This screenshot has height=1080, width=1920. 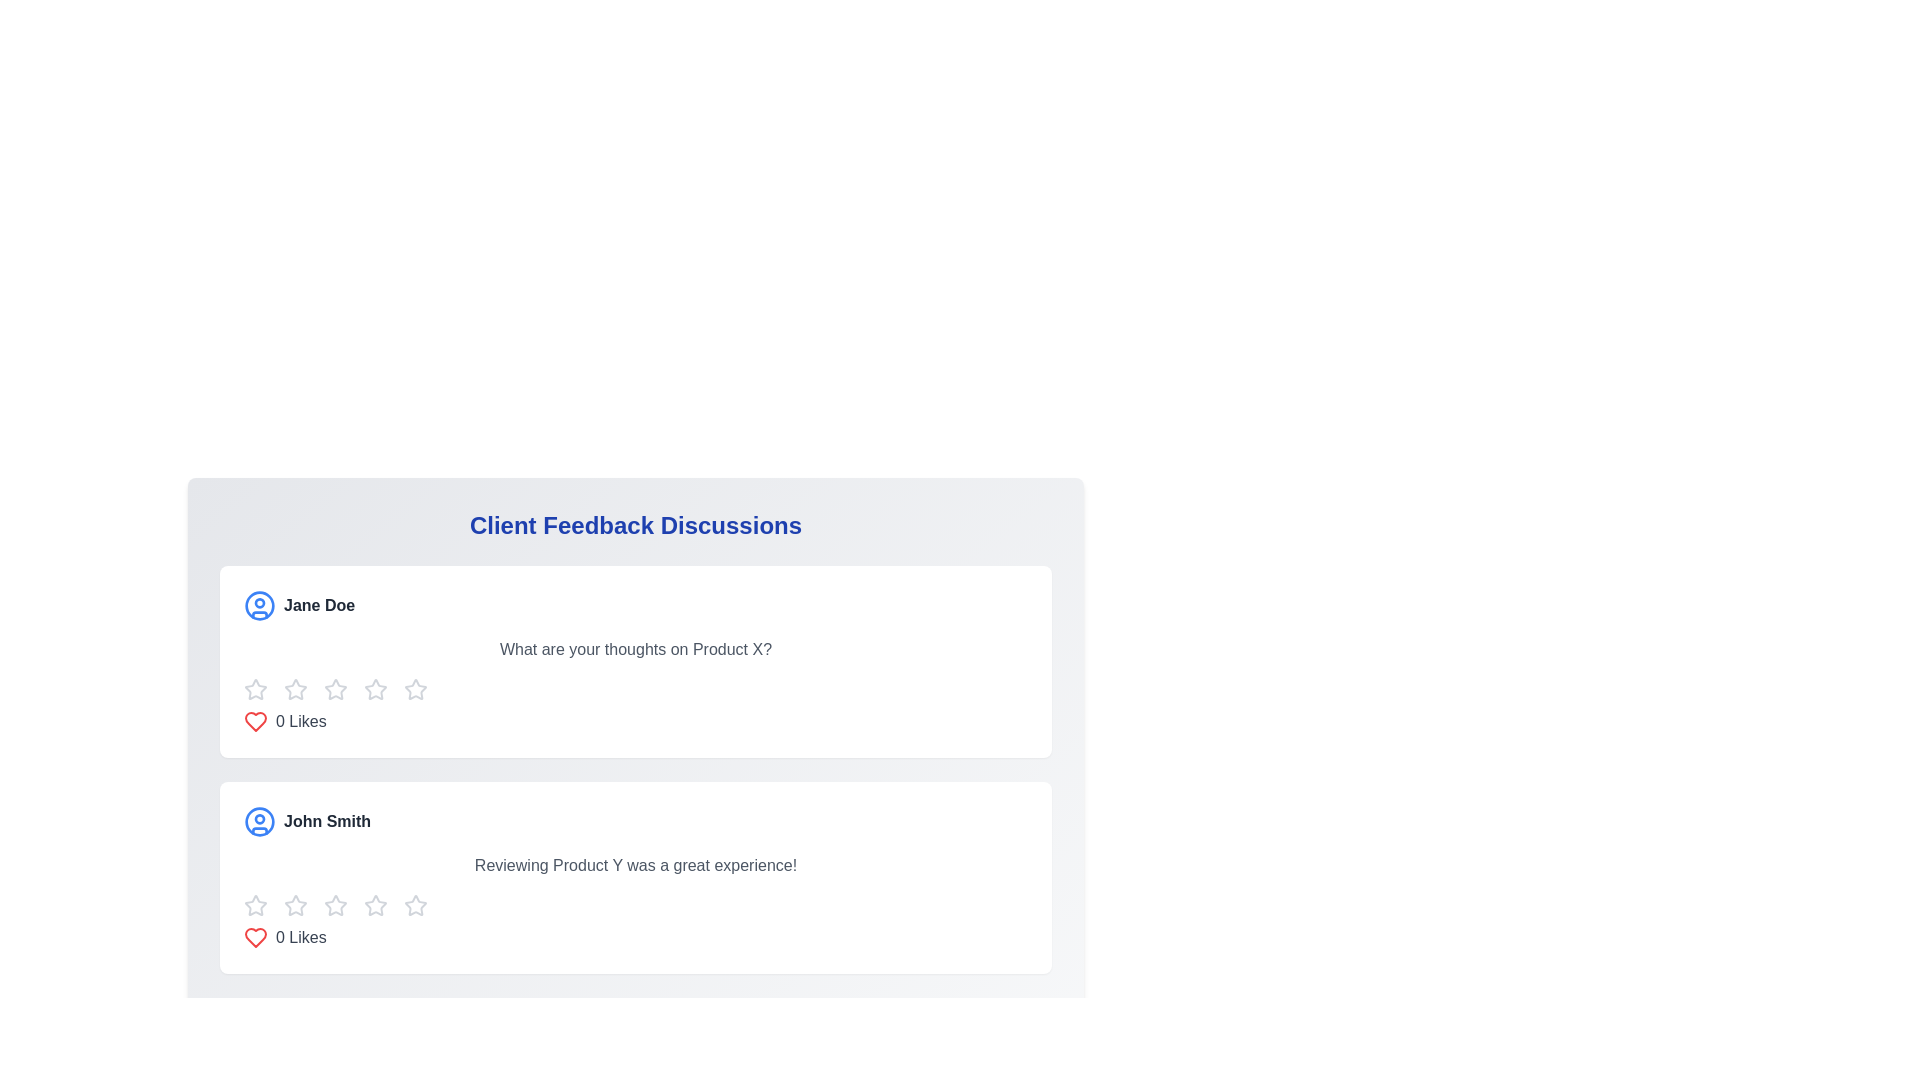 What do you see at coordinates (375, 905) in the screenshot?
I see `the third star in the rating system, which is represented as a light gray star-shaped icon` at bounding box center [375, 905].